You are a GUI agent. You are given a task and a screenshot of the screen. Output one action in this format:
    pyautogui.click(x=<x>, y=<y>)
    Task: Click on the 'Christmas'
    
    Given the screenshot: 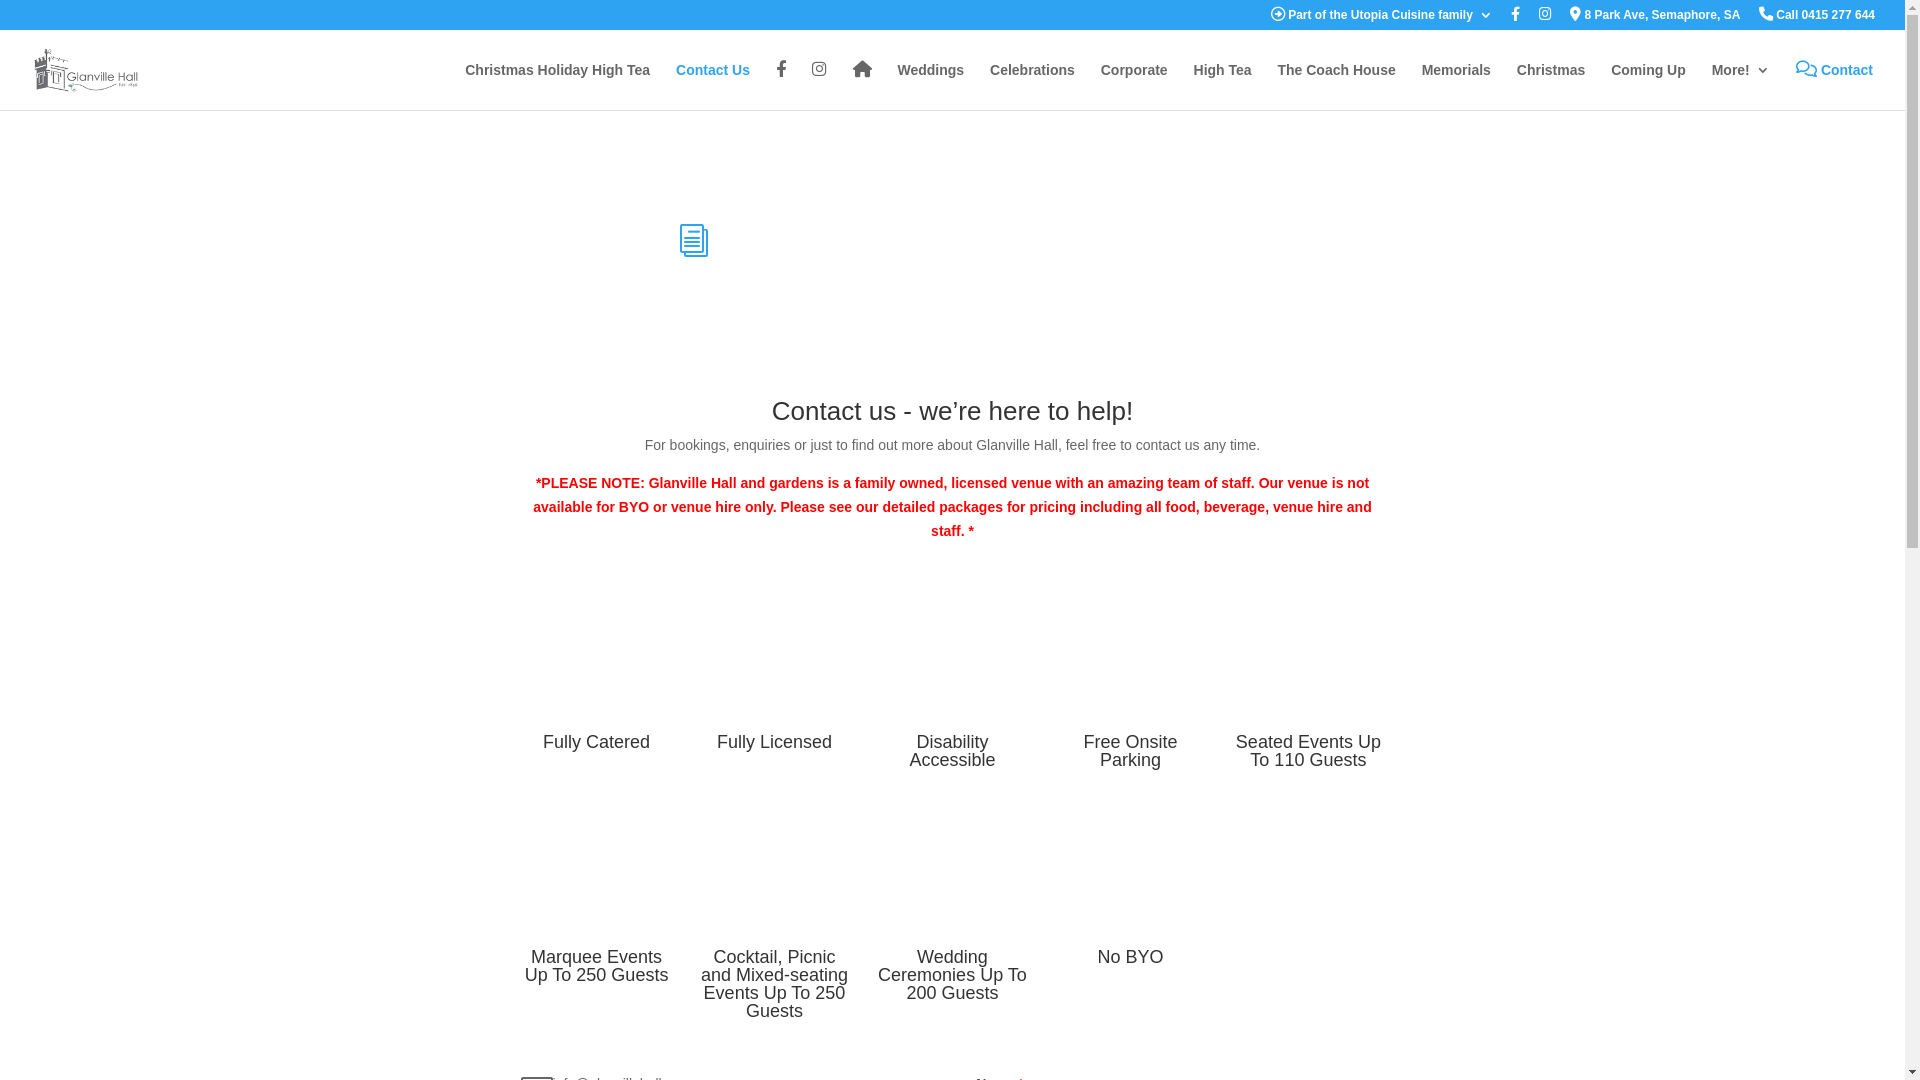 What is the action you would take?
    pyautogui.click(x=1549, y=85)
    